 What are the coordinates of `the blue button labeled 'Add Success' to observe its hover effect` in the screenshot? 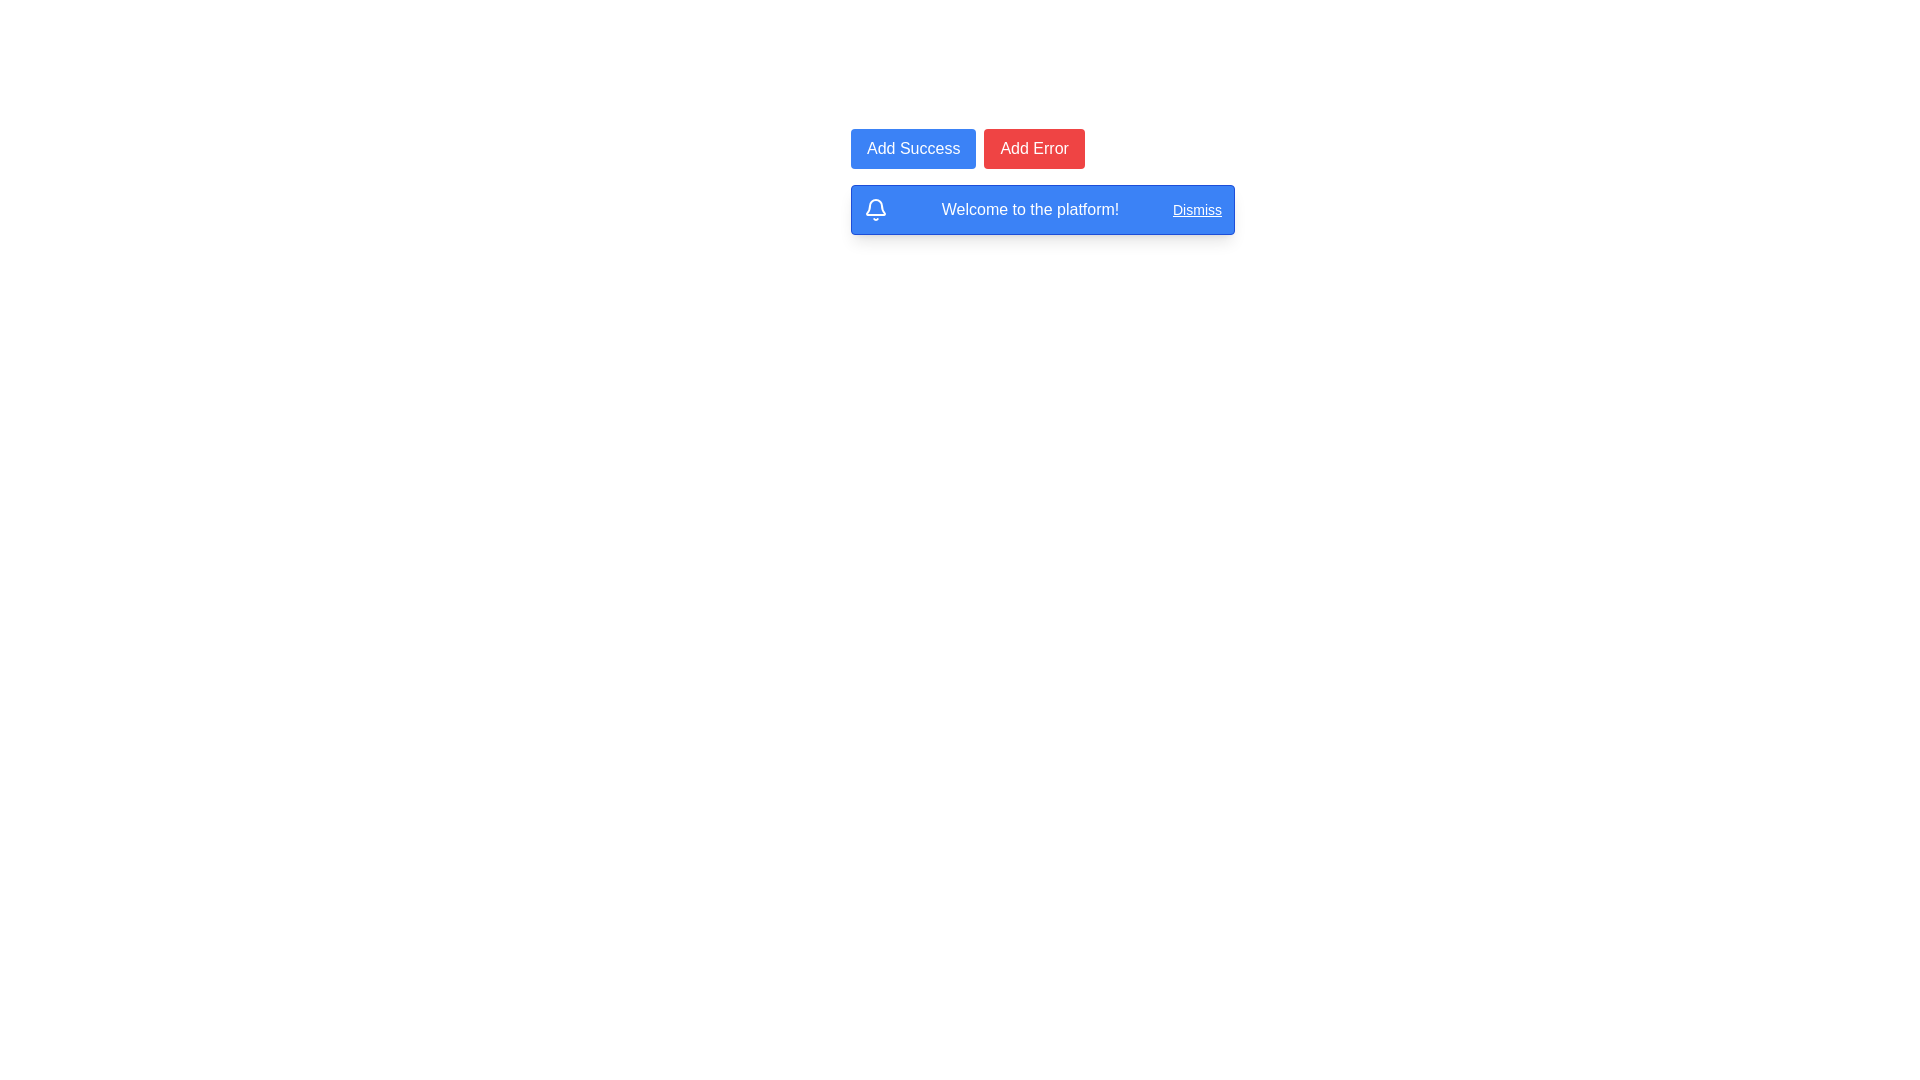 It's located at (912, 148).